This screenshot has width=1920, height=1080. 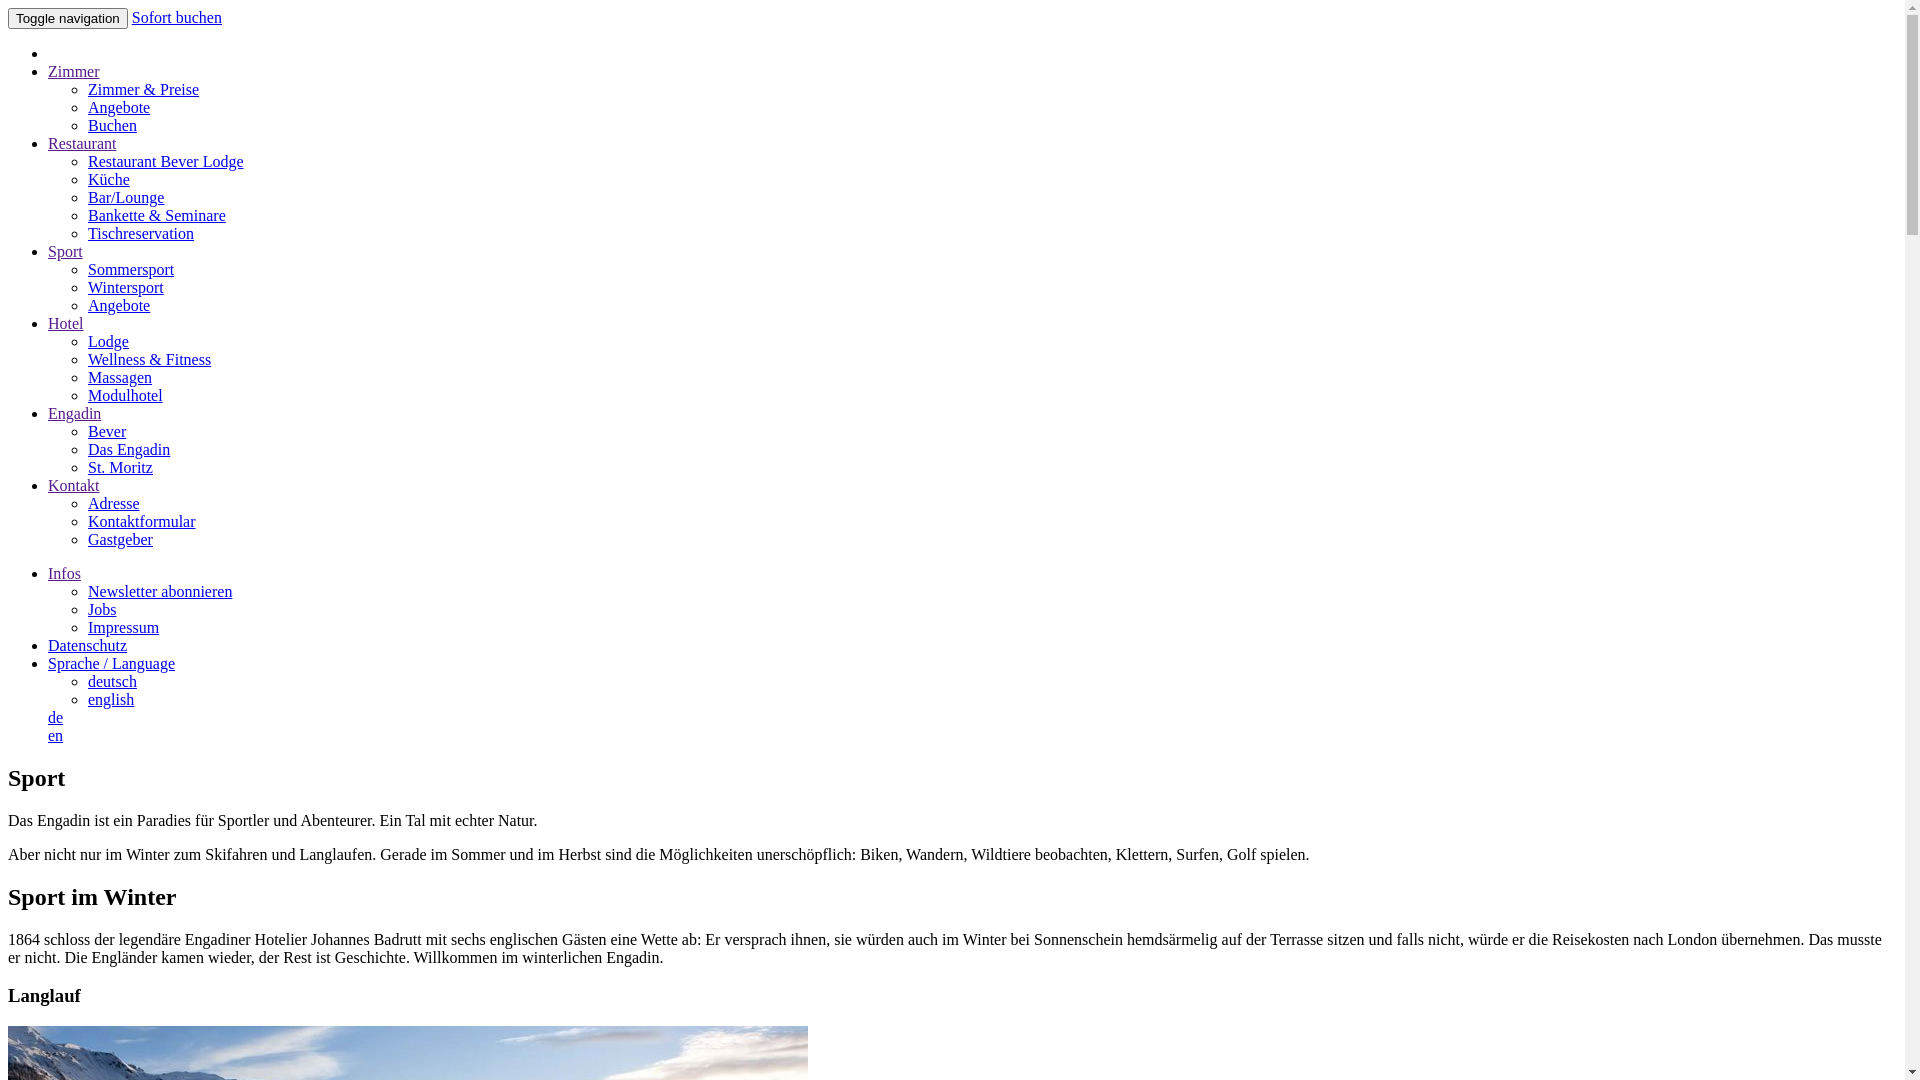 I want to click on 'en', so click(x=55, y=735).